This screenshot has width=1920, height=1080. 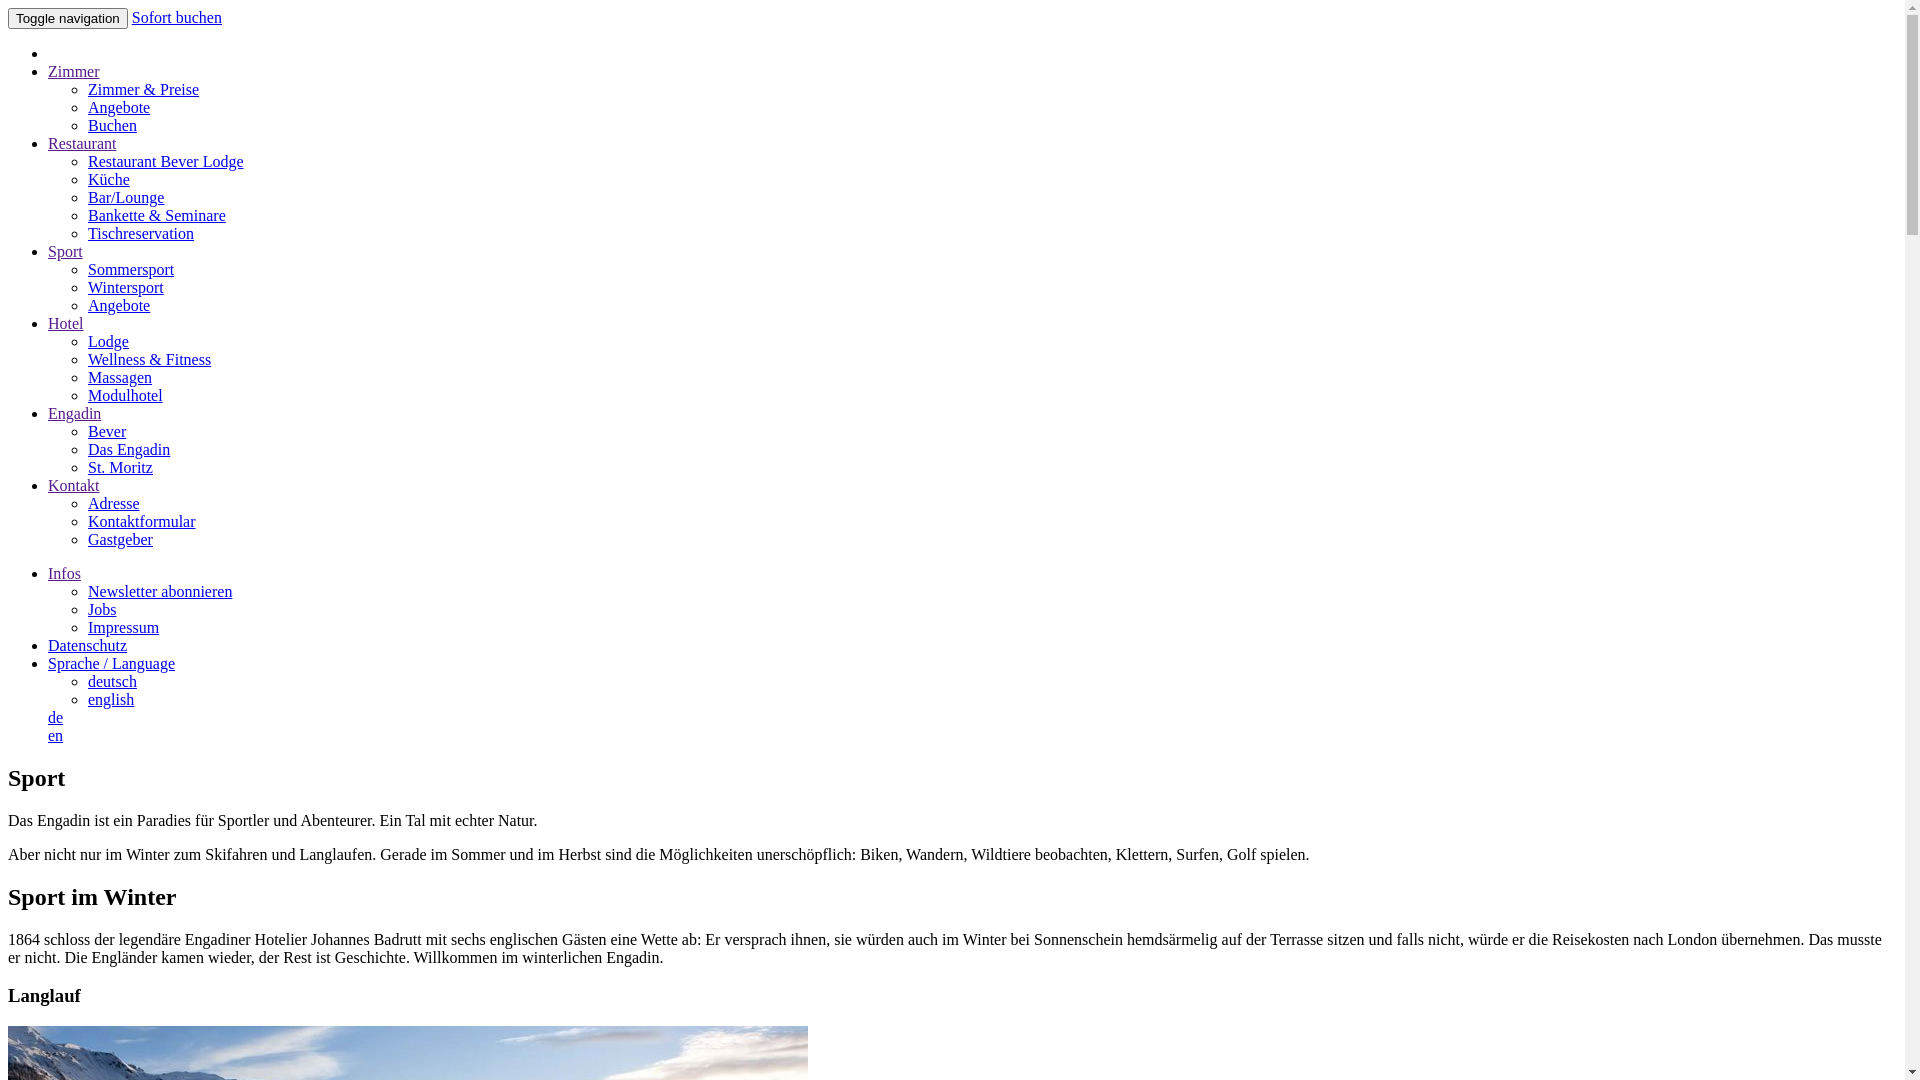 I want to click on 'en', so click(x=55, y=735).